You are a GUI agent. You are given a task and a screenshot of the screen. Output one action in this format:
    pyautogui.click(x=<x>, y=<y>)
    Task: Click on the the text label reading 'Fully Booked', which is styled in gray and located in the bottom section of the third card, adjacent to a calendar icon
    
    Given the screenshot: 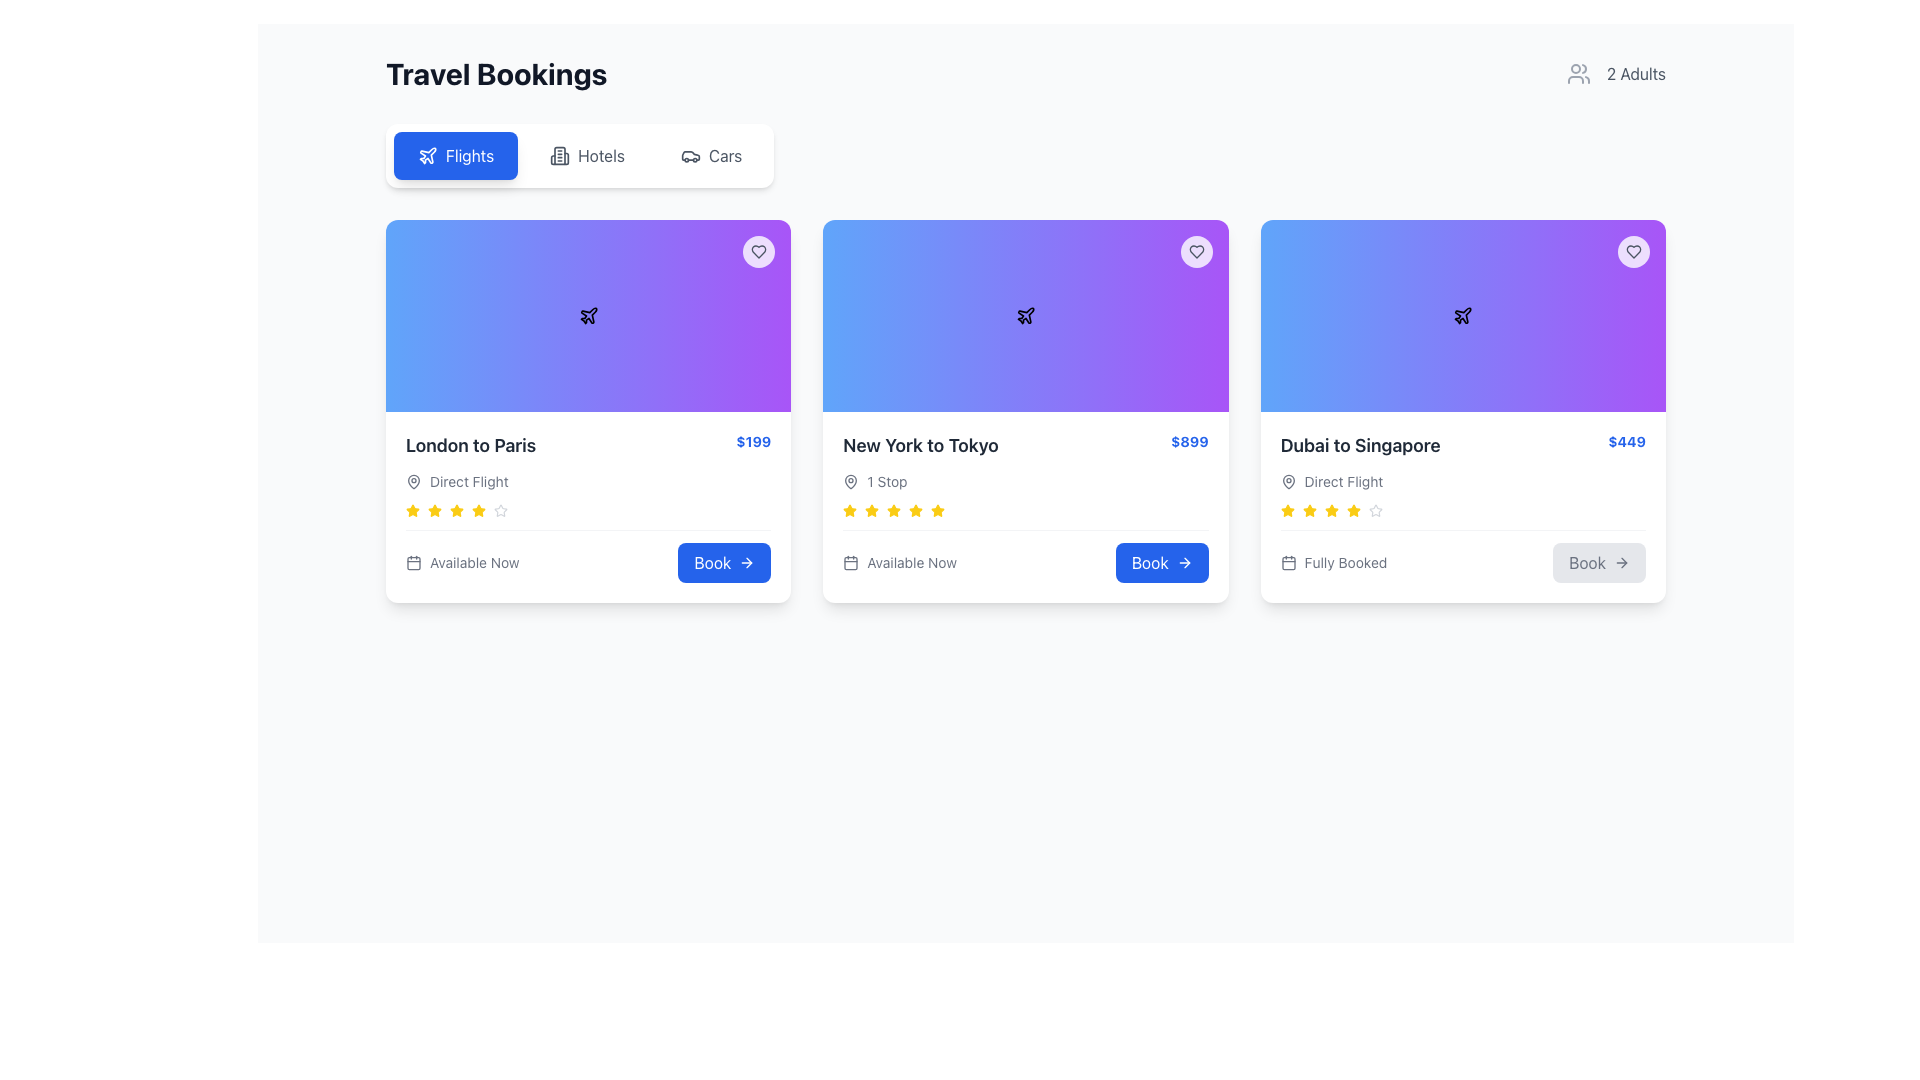 What is the action you would take?
    pyautogui.click(x=1345, y=563)
    